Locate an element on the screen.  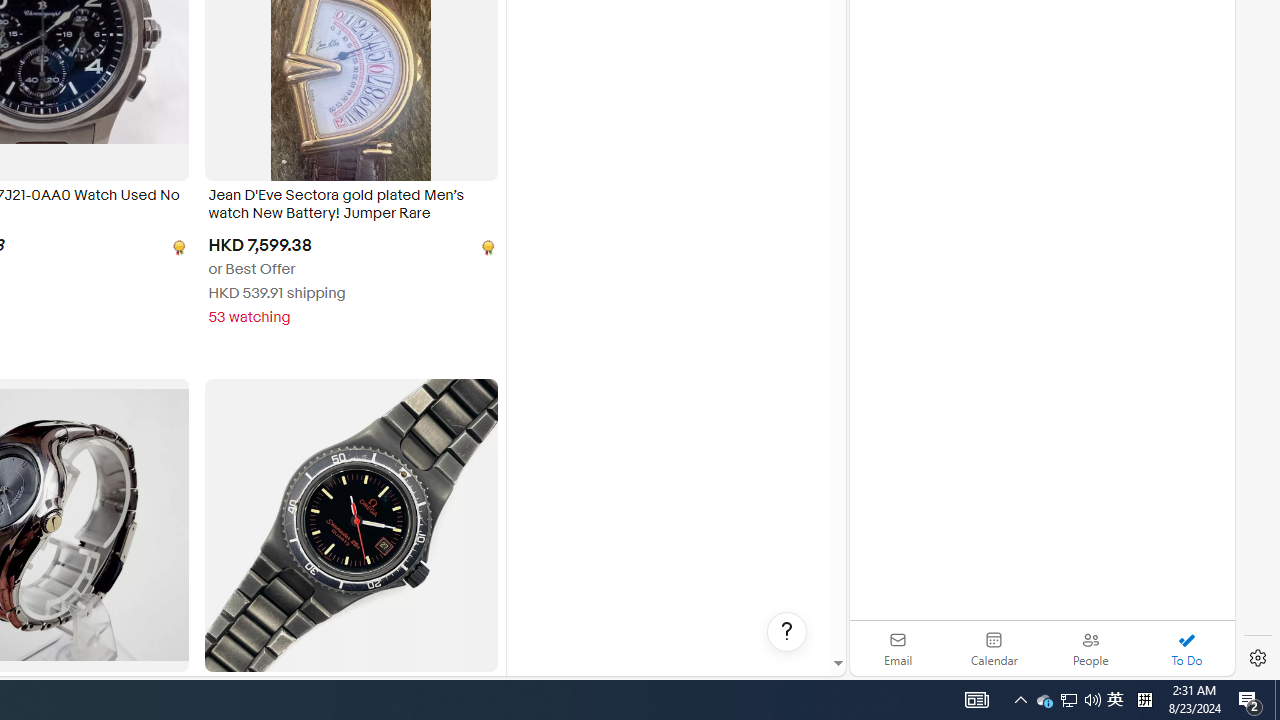
'To Do' is located at coordinates (1186, 648).